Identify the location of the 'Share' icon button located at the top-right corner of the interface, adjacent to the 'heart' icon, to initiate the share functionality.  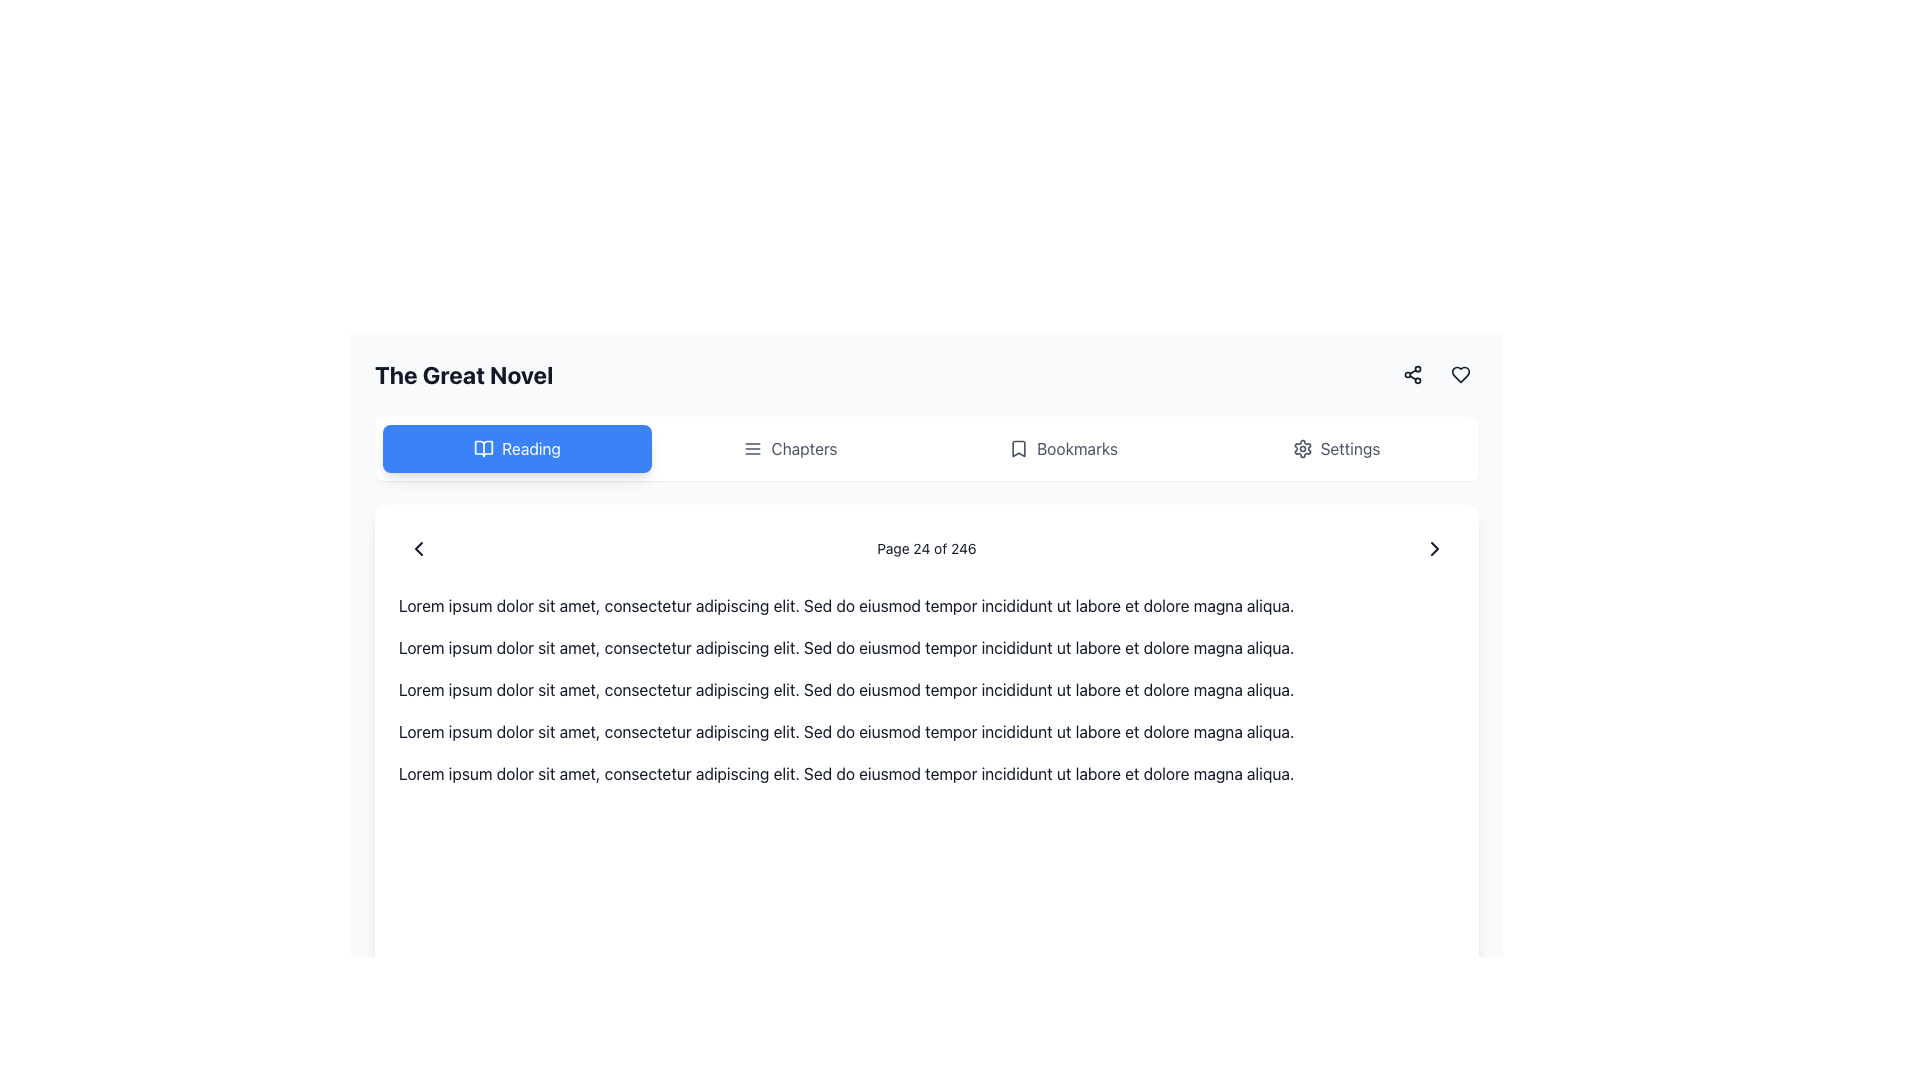
(1411, 374).